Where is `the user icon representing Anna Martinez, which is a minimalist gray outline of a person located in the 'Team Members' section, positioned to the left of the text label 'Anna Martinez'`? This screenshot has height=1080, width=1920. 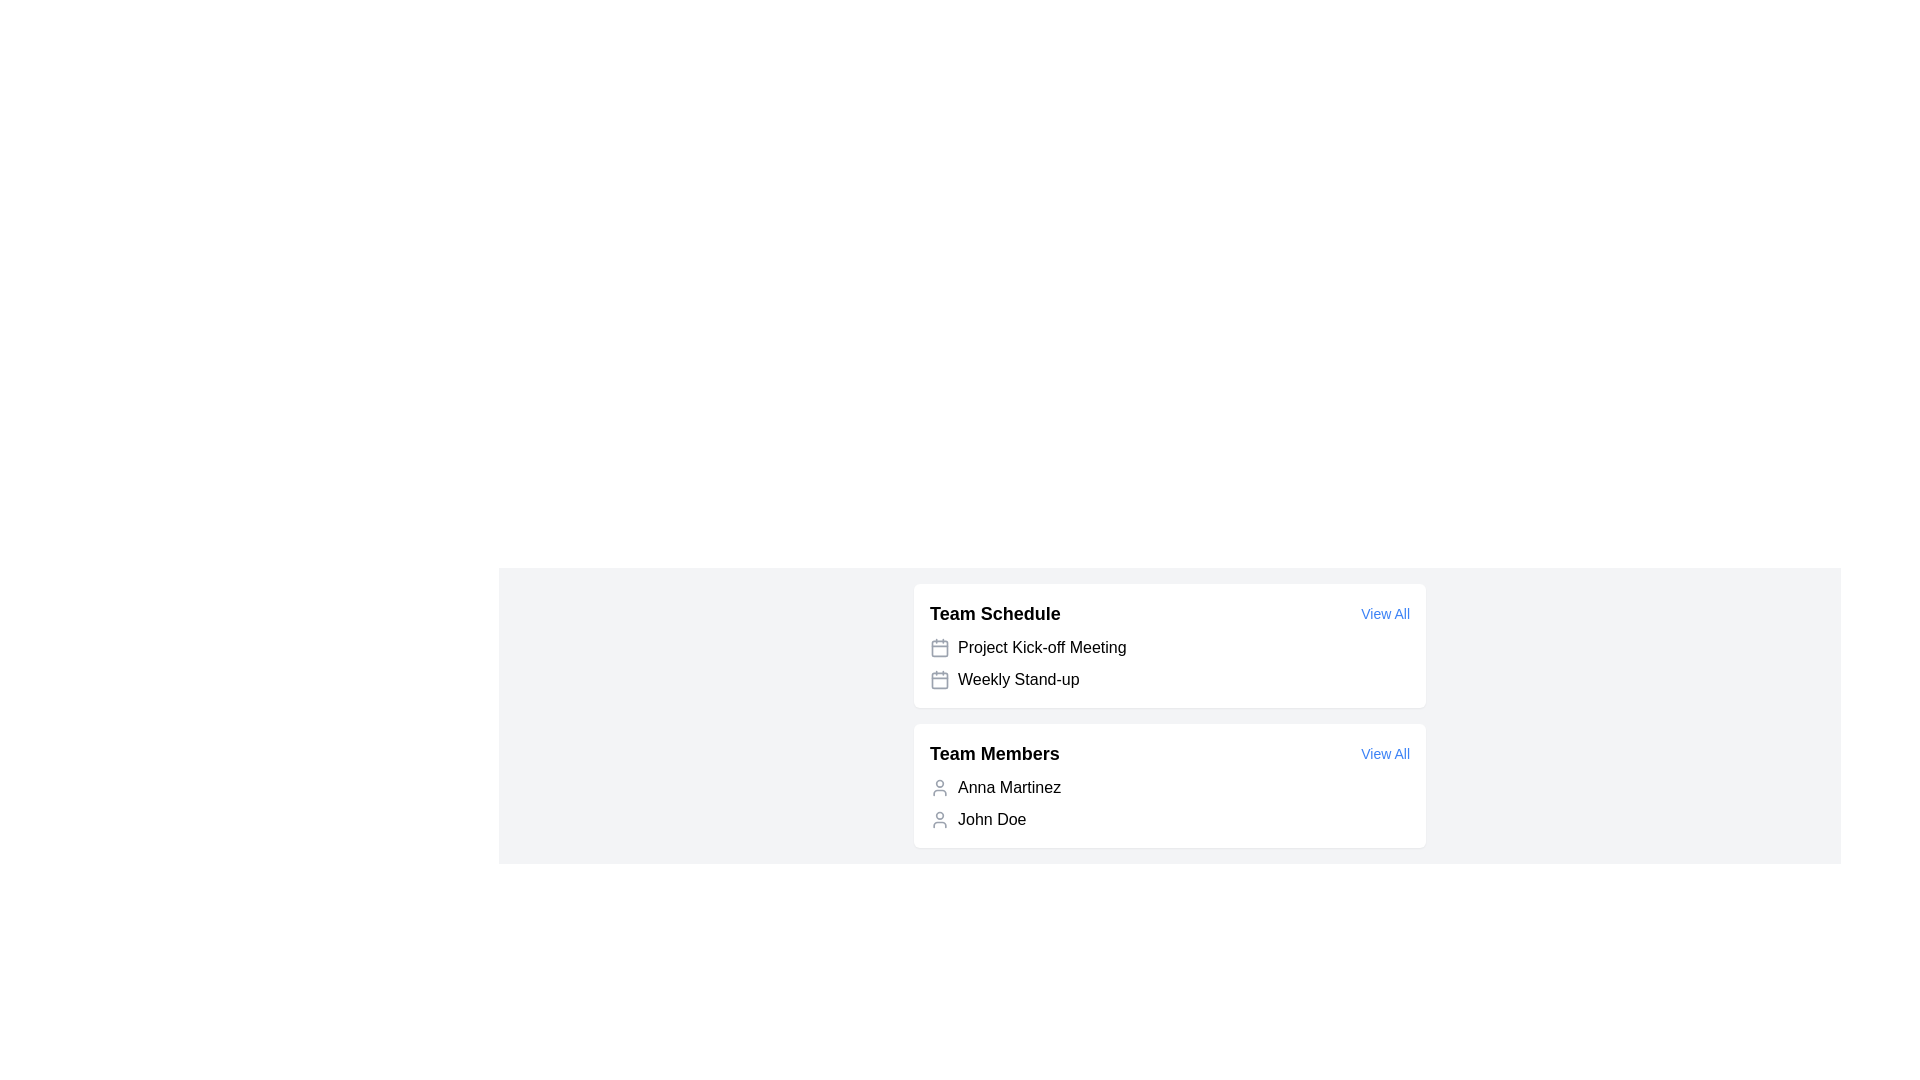
the user icon representing Anna Martinez, which is a minimalist gray outline of a person located in the 'Team Members' section, positioned to the left of the text label 'Anna Martinez' is located at coordinates (939, 786).